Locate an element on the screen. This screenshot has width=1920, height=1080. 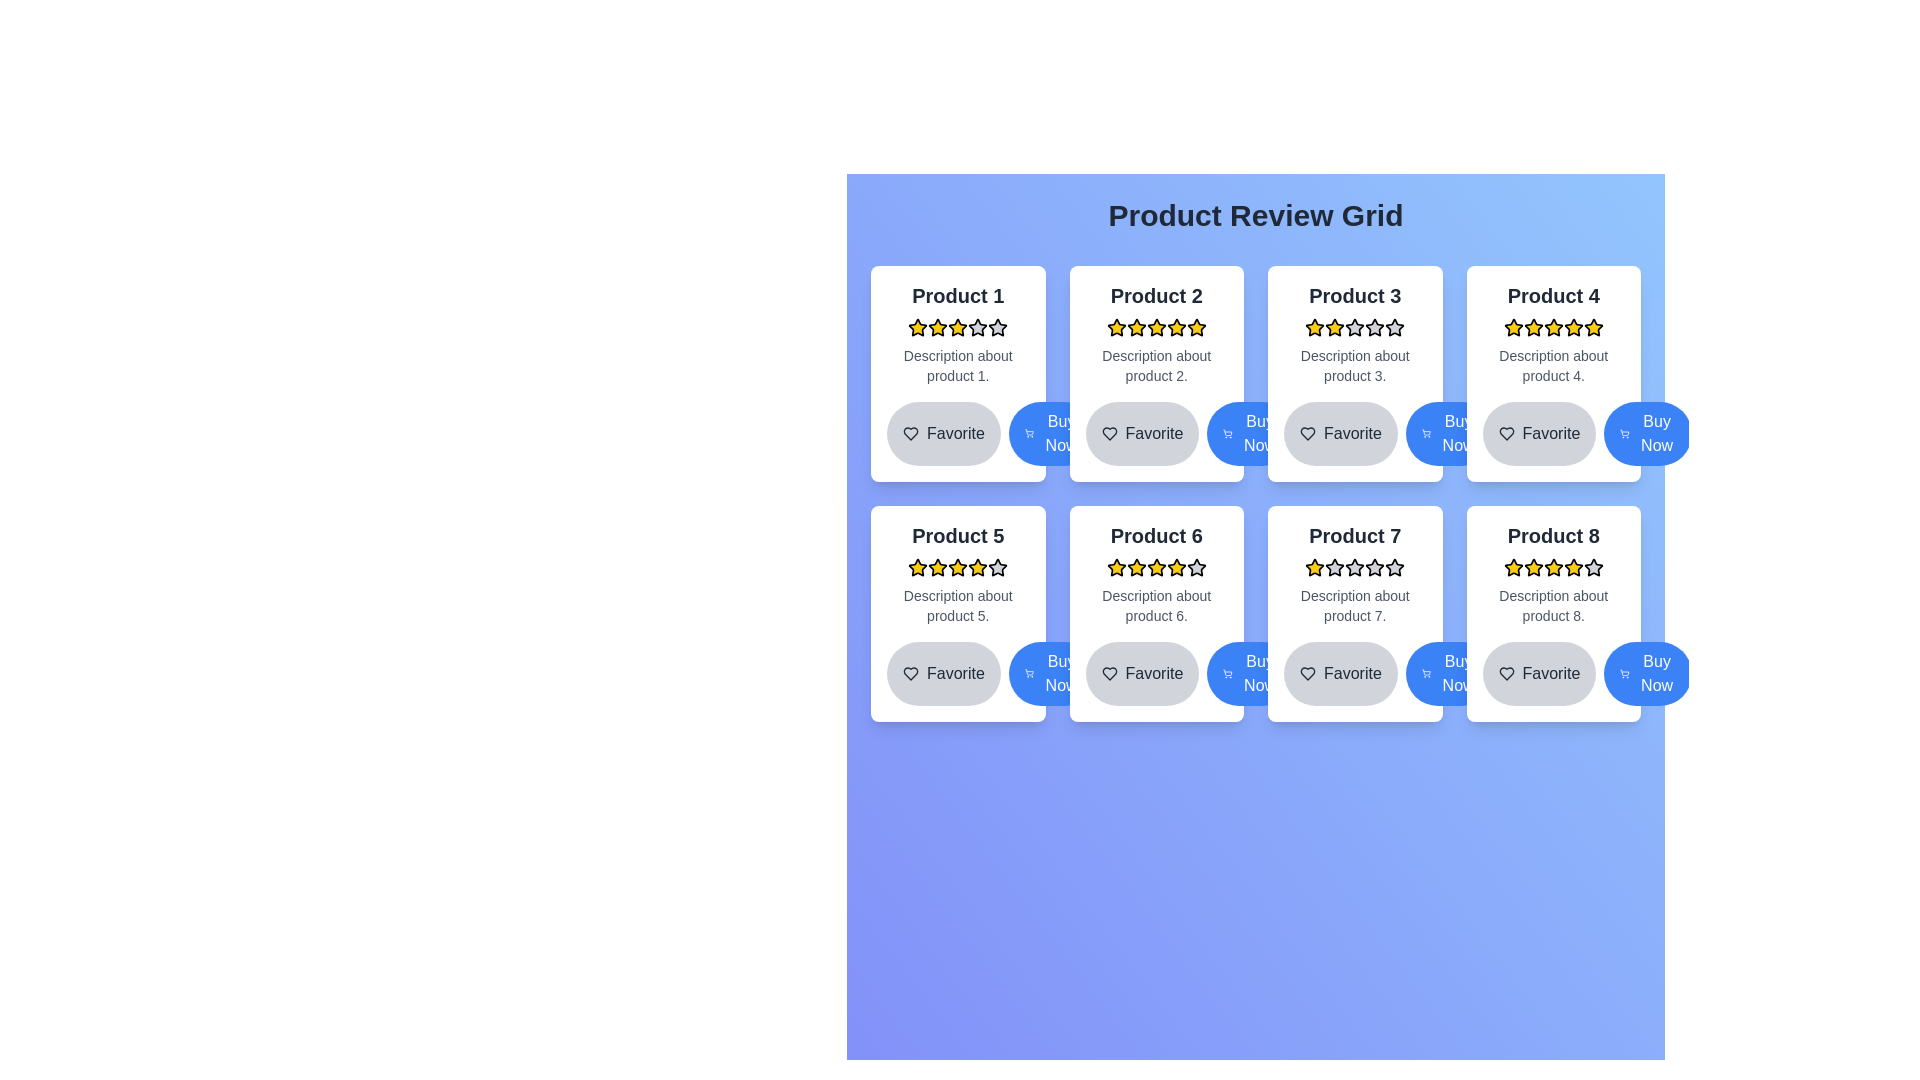
the fourth star icon in the rating component for 'Product 4' to set the rating is located at coordinates (1572, 326).